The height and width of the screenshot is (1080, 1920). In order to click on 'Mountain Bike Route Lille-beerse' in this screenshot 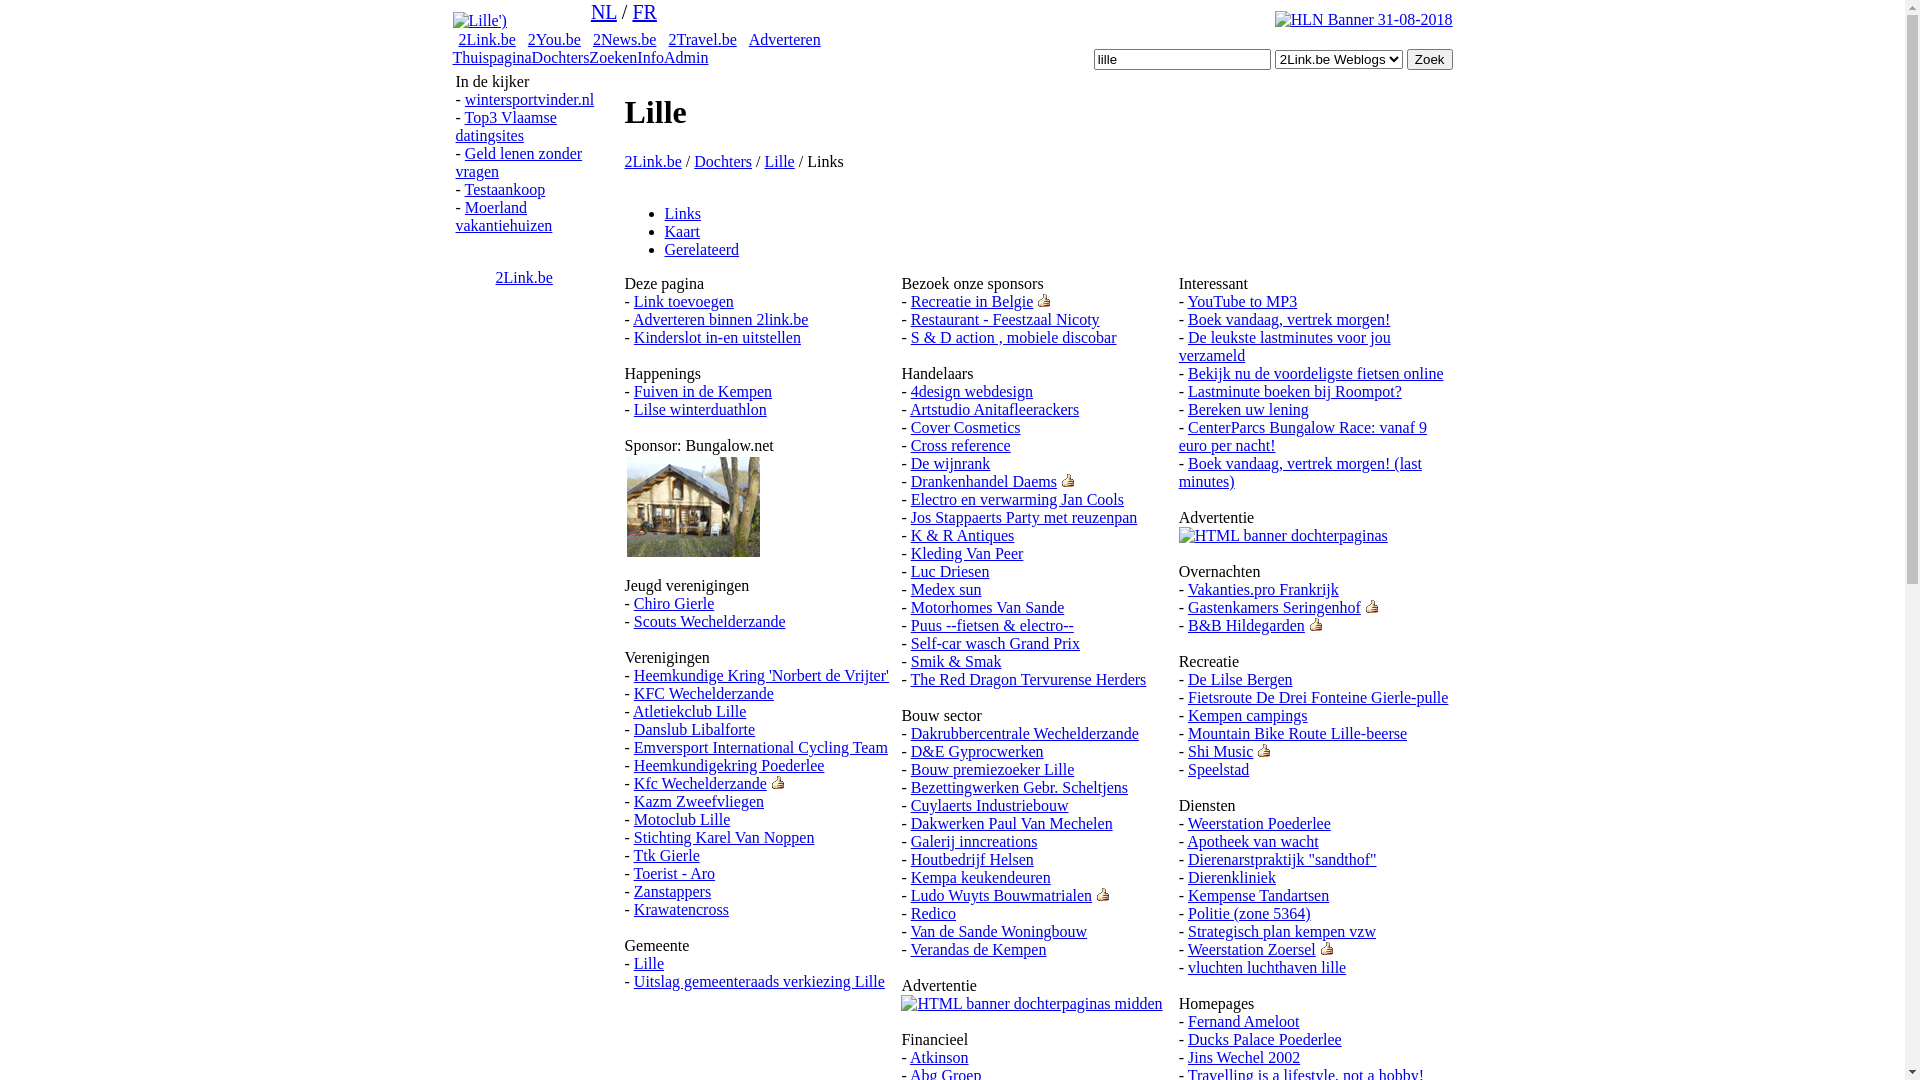, I will do `click(1297, 733)`.